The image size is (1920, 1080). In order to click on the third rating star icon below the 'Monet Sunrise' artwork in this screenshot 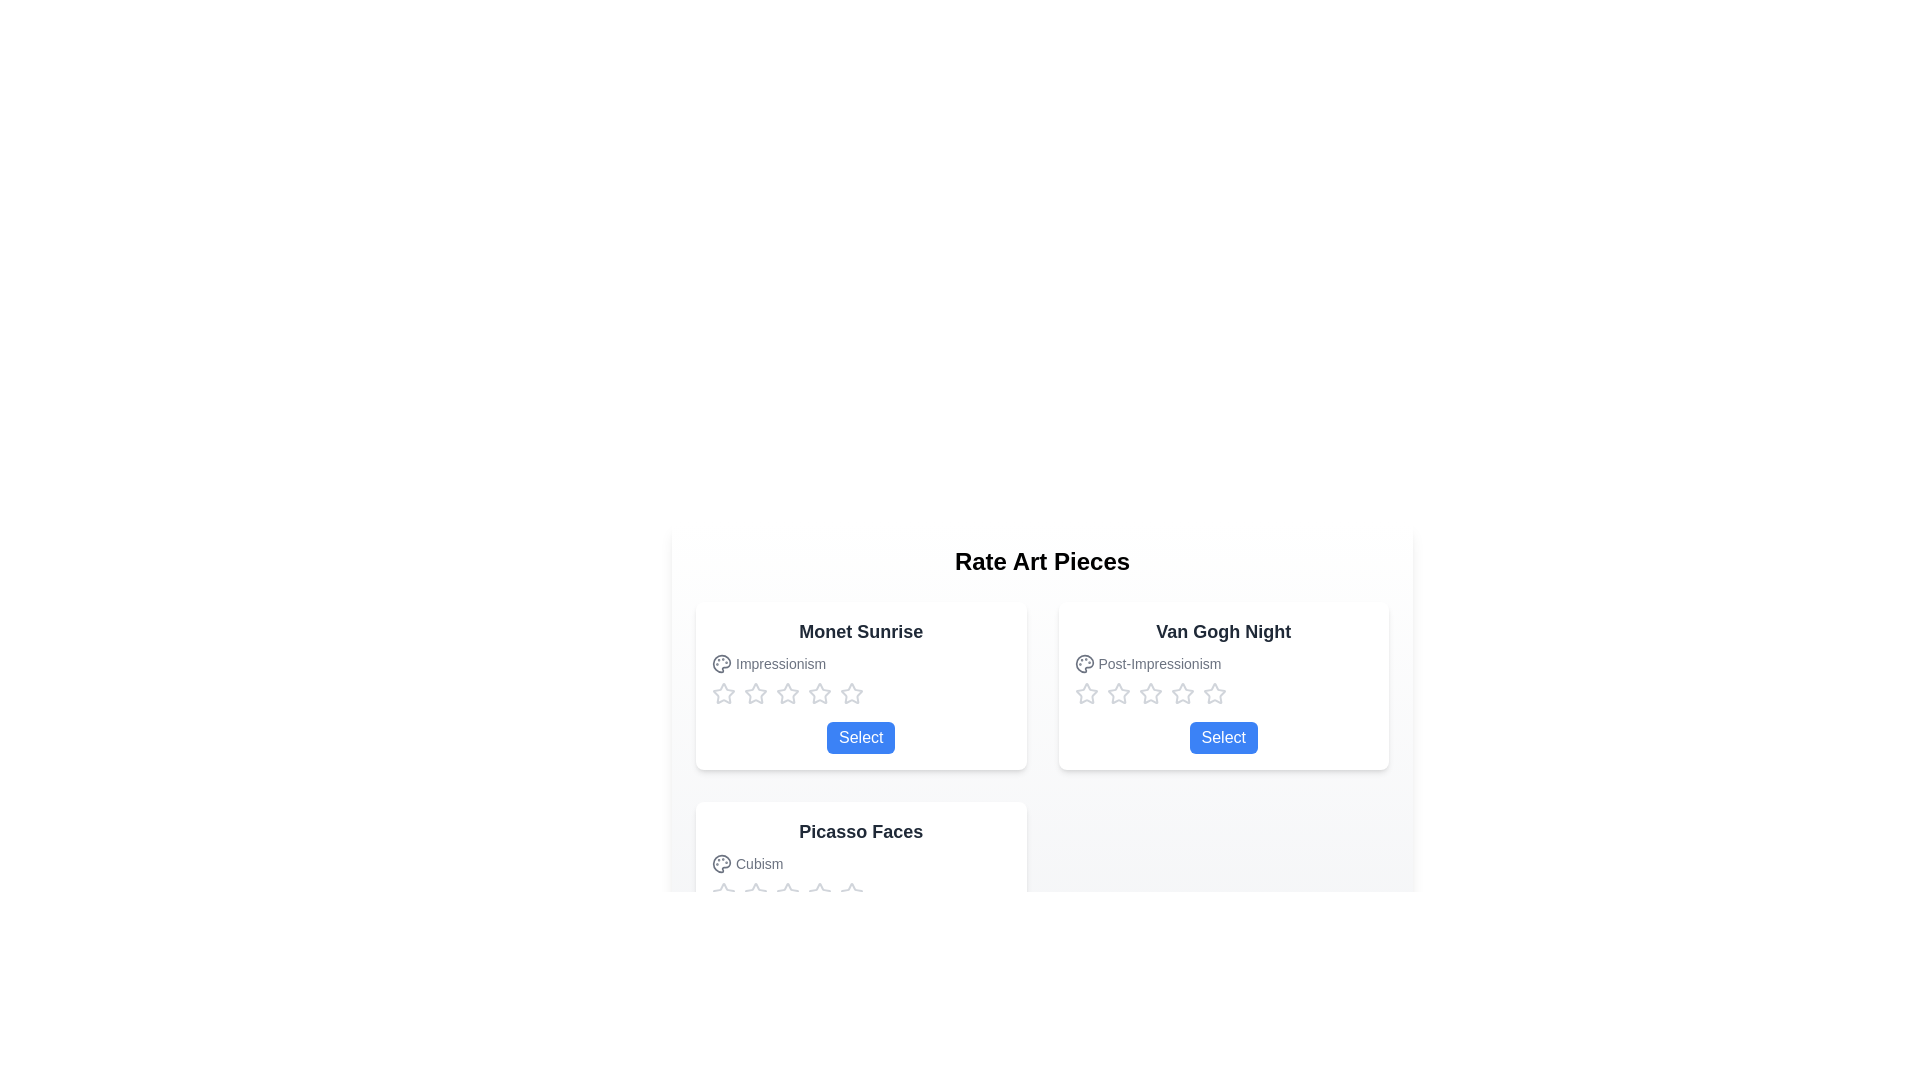, I will do `click(786, 692)`.